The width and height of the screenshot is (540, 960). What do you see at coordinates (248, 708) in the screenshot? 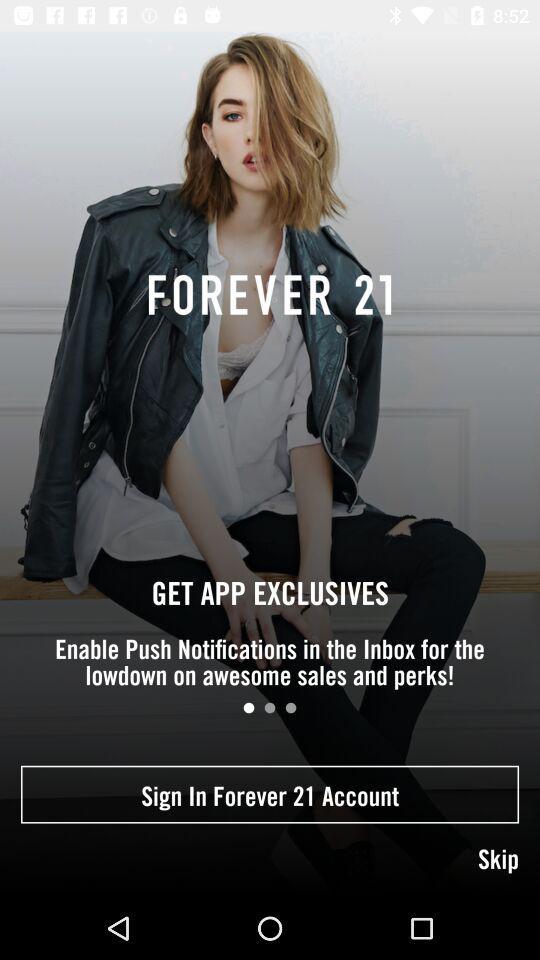
I see `icon below enable push notifications item` at bounding box center [248, 708].